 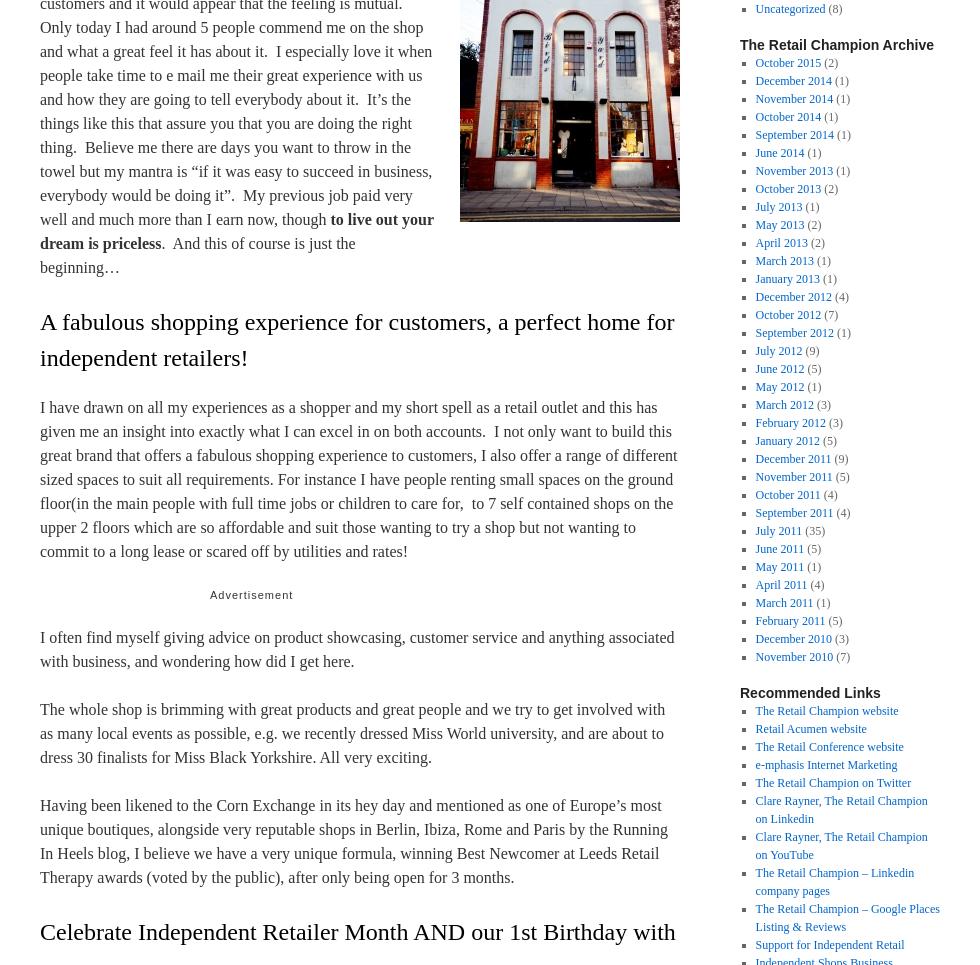 I want to click on 'December 2011', so click(x=793, y=457).